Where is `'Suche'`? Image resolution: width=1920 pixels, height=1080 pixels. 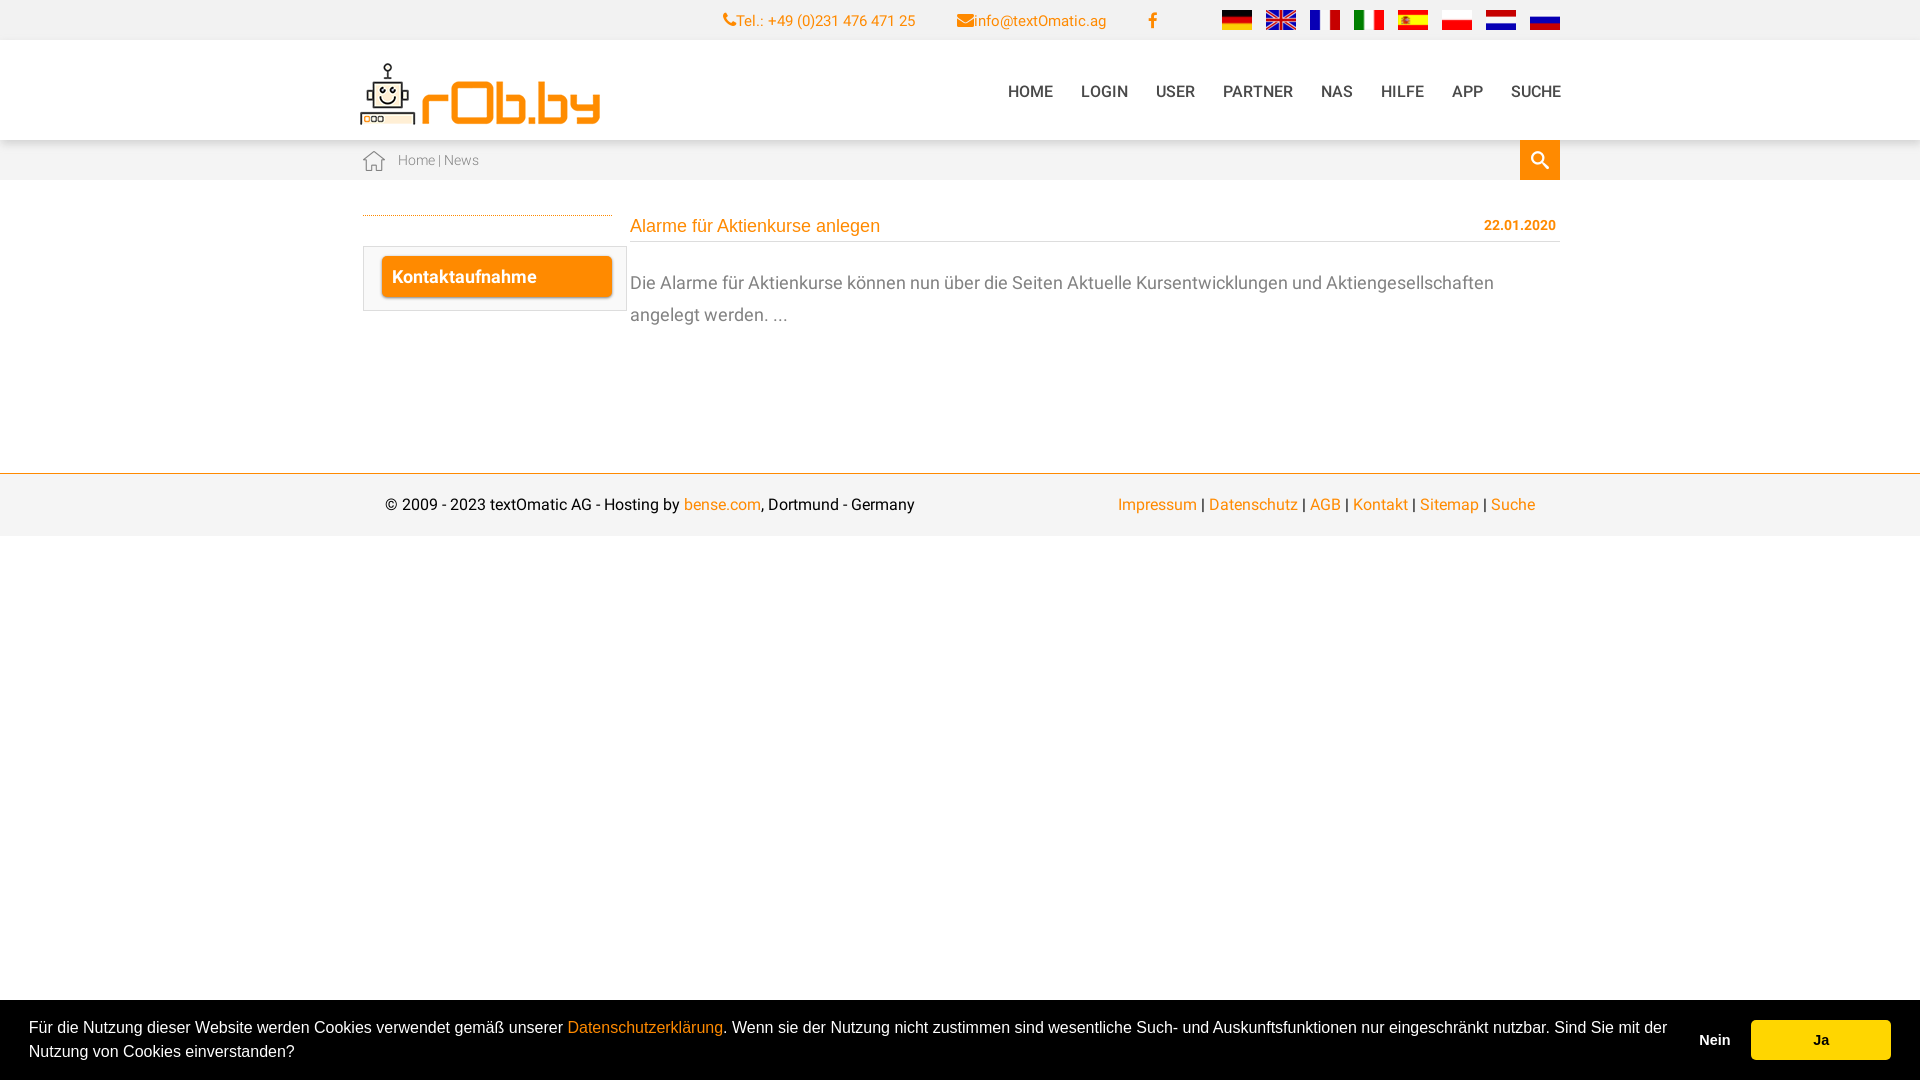 'Suche' is located at coordinates (1512, 503).